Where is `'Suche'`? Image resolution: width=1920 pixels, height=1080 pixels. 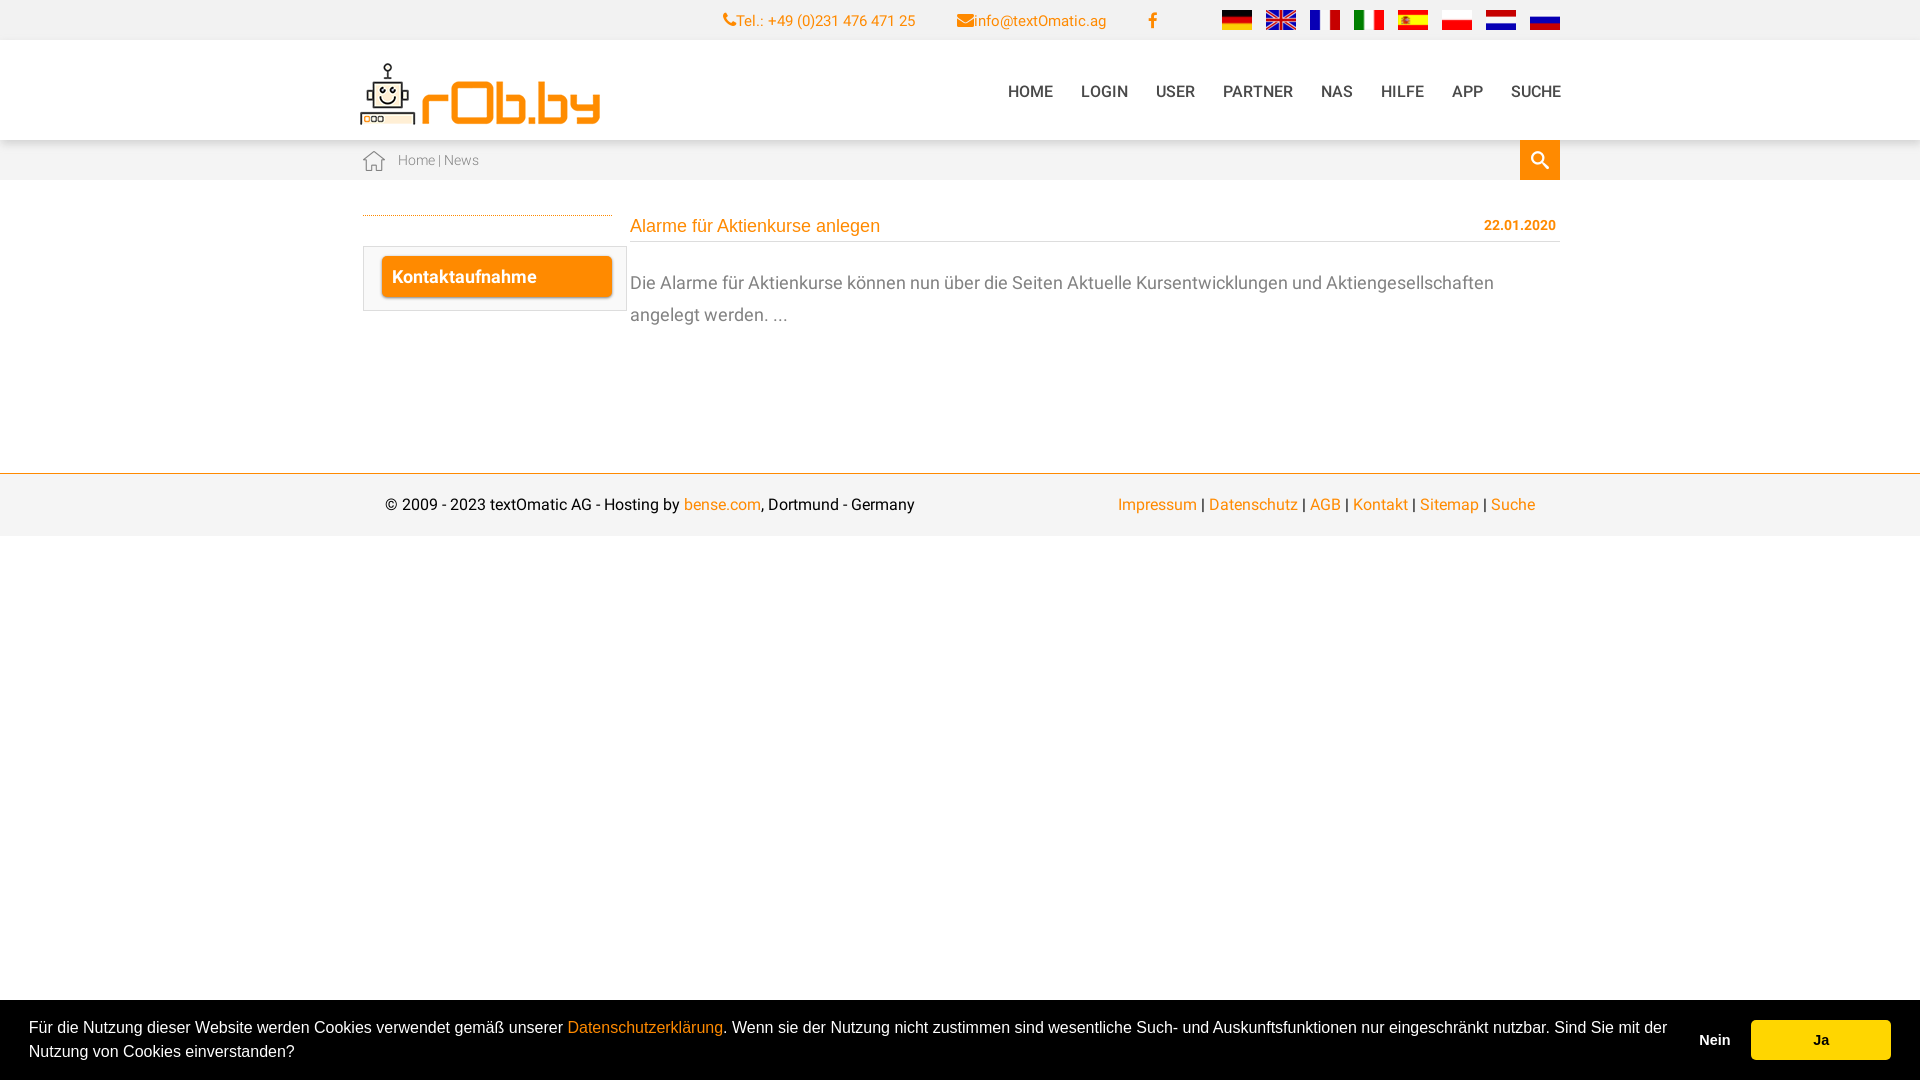 'Suche' is located at coordinates (1512, 503).